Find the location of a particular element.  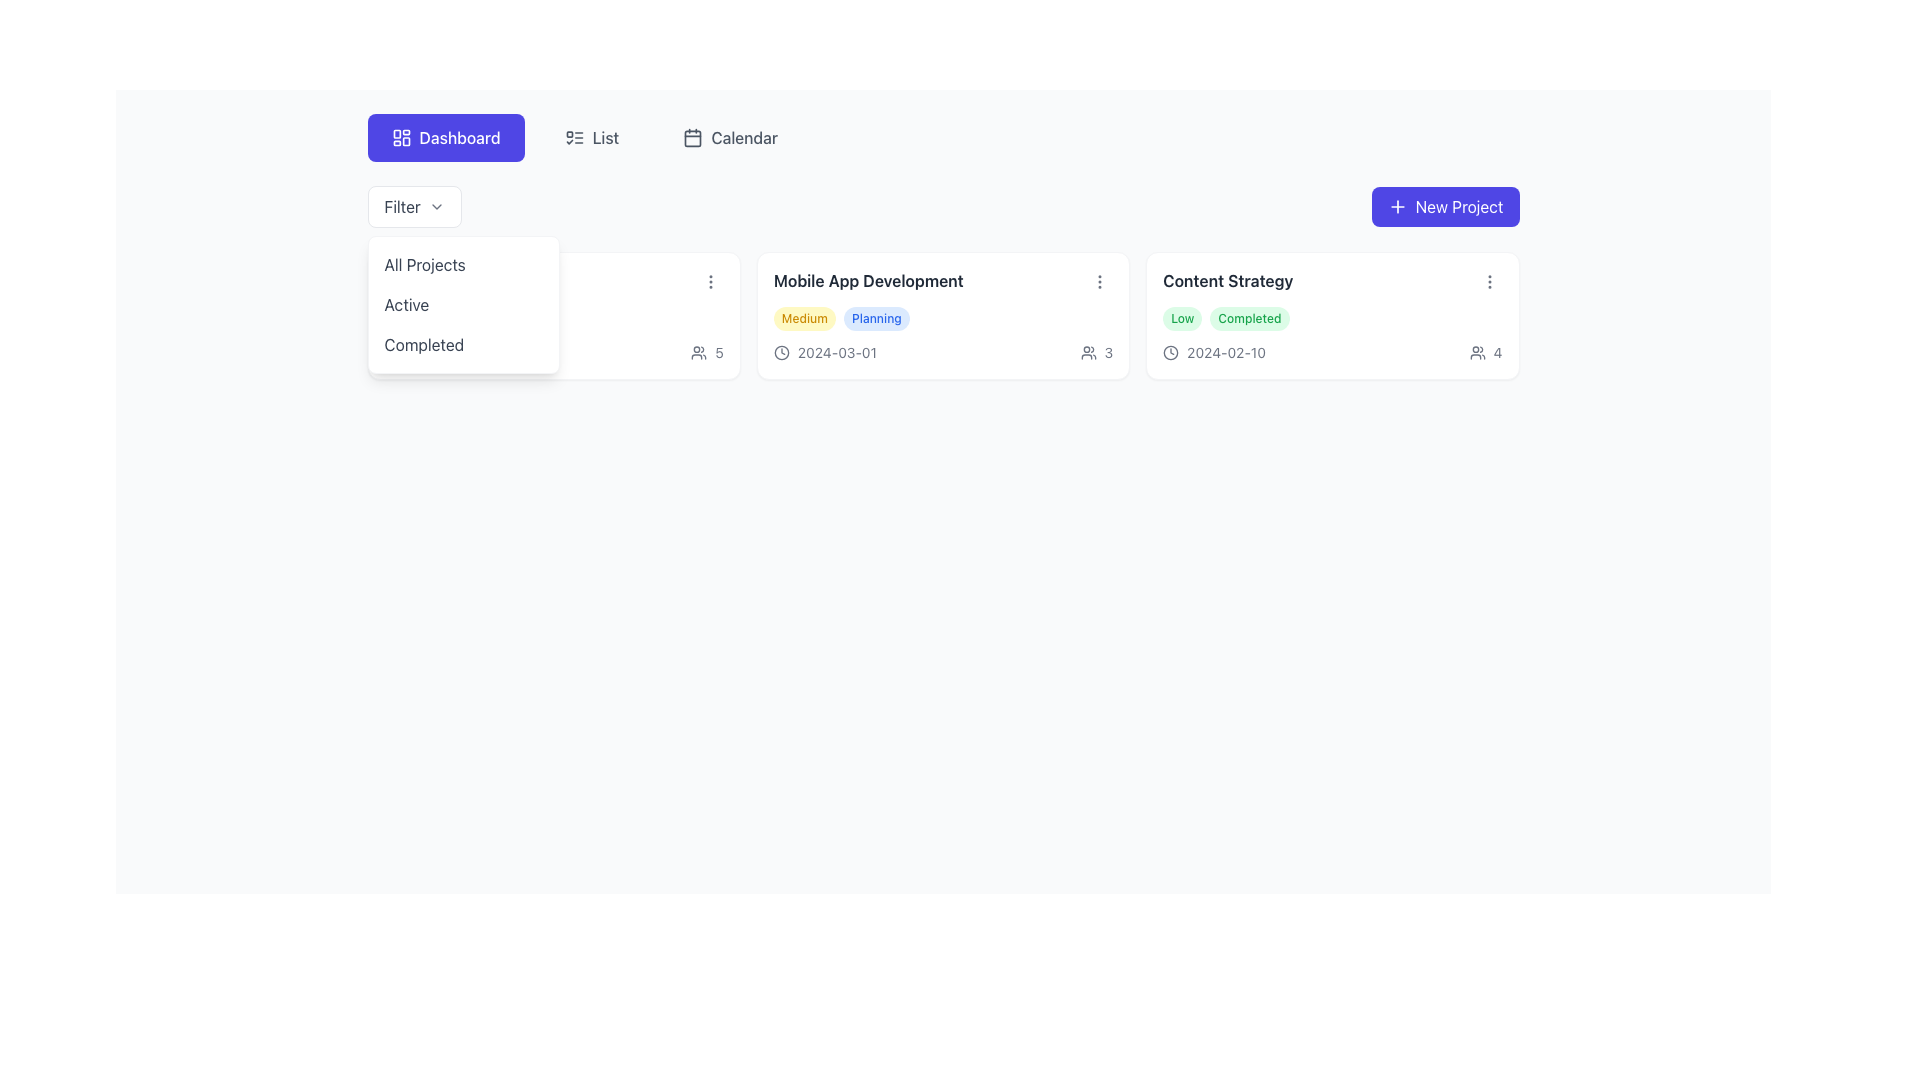

the clock face icon located to the left of the text '2024-03-01' is located at coordinates (780, 352).